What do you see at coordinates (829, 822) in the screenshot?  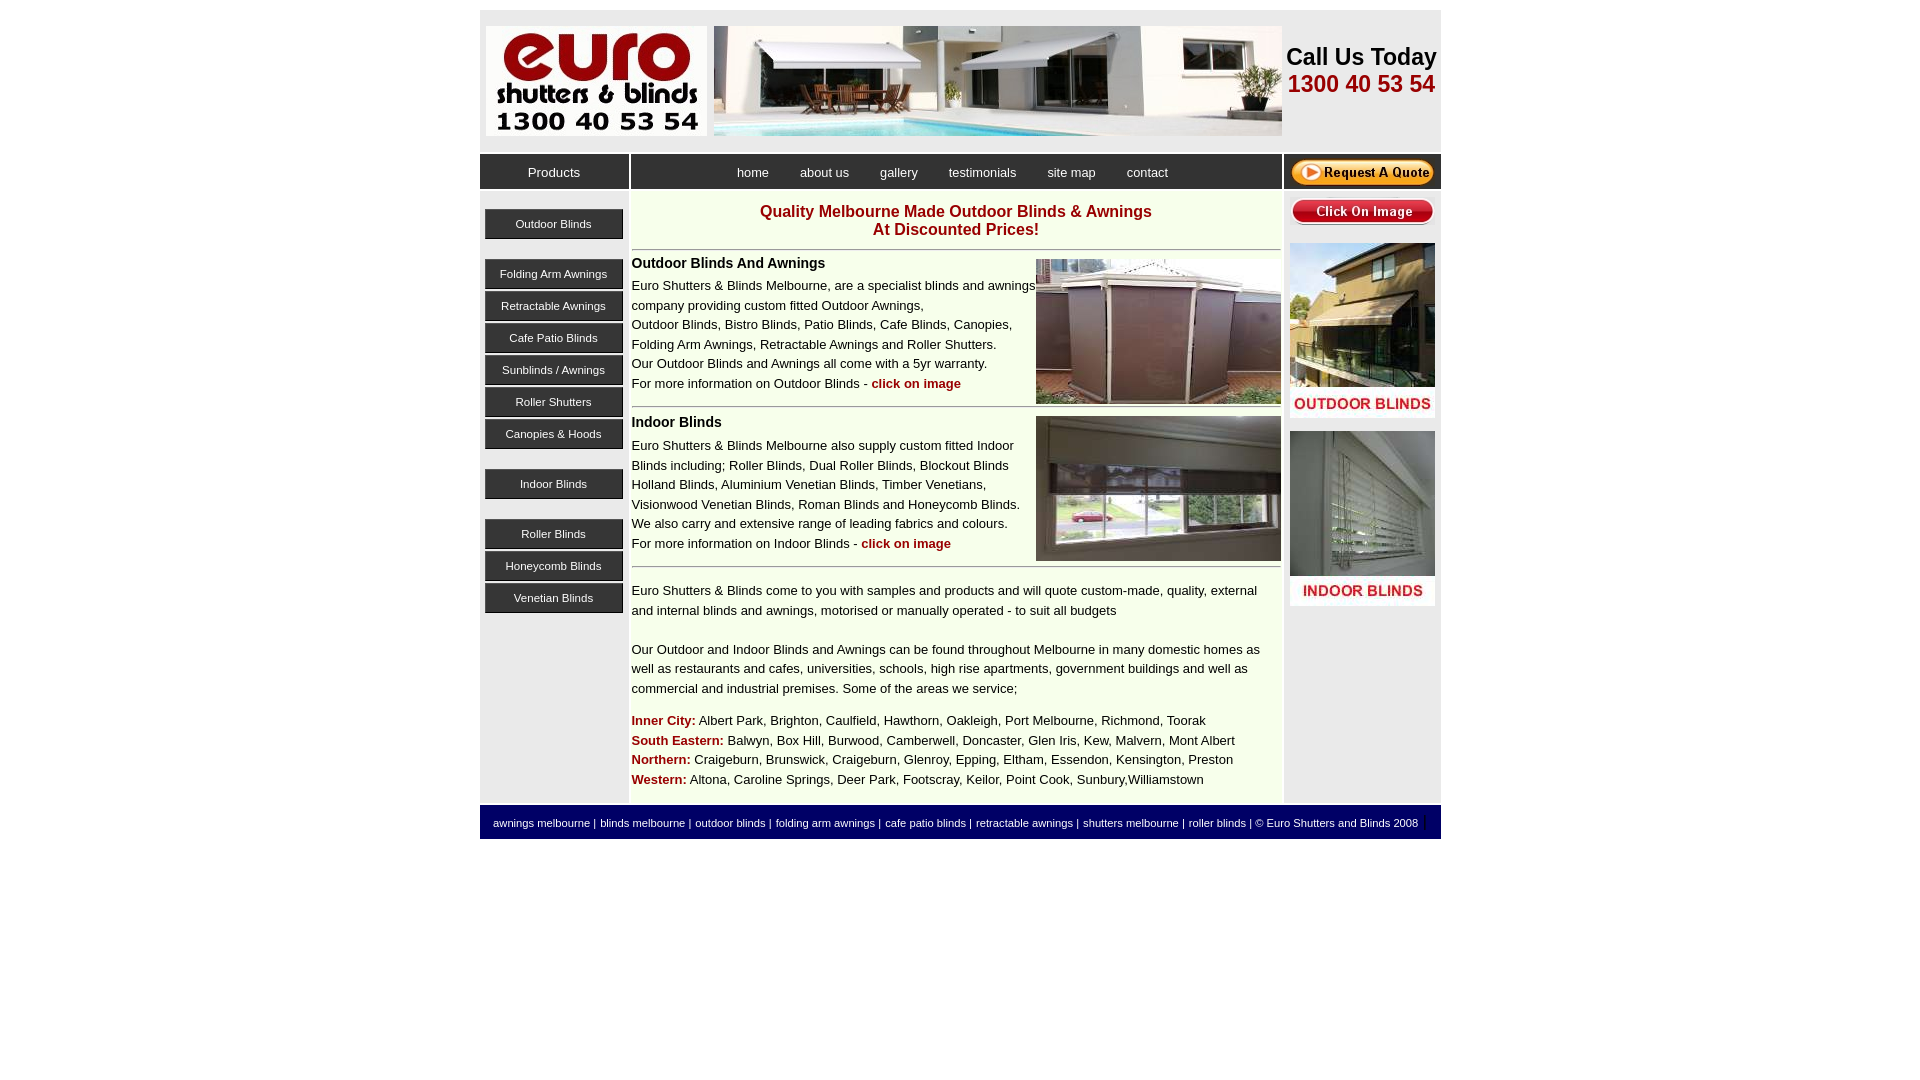 I see `'folding arm awnings |'` at bounding box center [829, 822].